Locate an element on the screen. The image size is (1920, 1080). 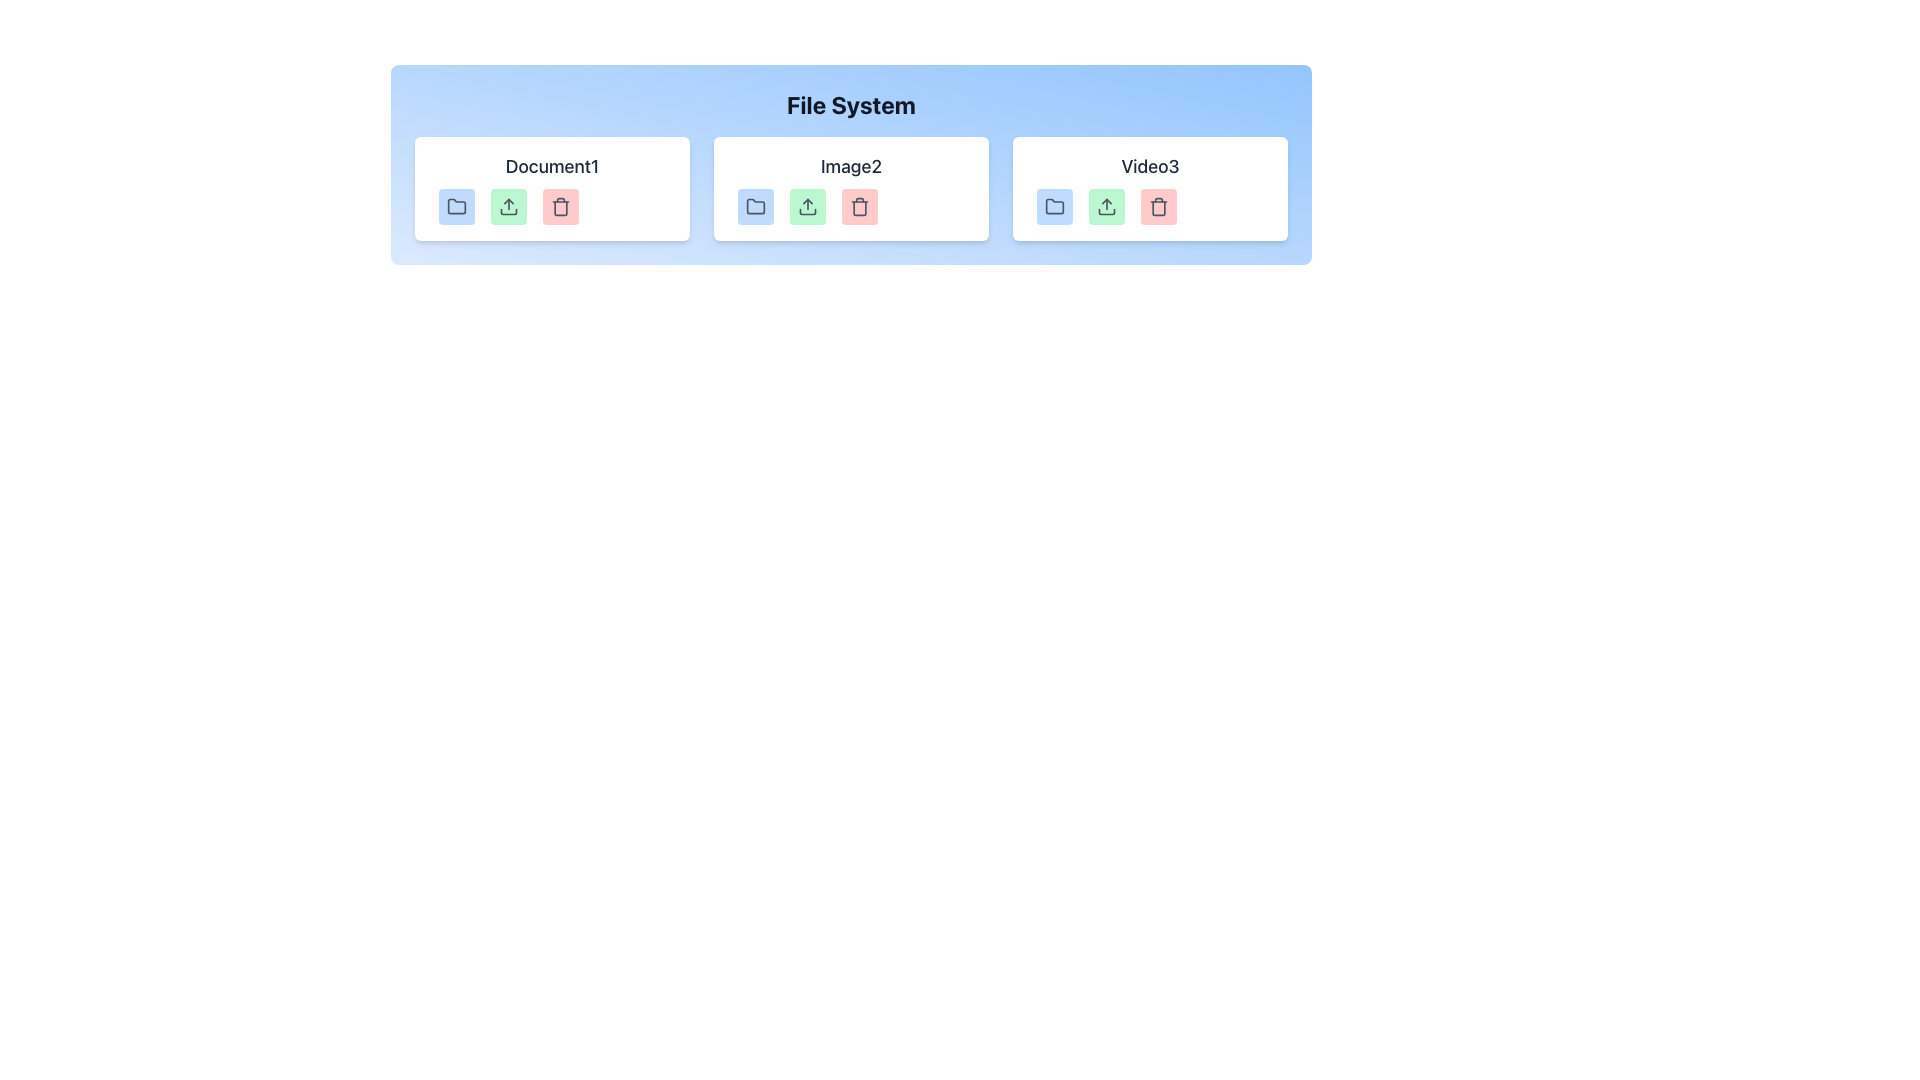
the delete button located in the center card of a three-card layout, which is the third button in the row of action buttons inside the 'Image2' card is located at coordinates (859, 207).